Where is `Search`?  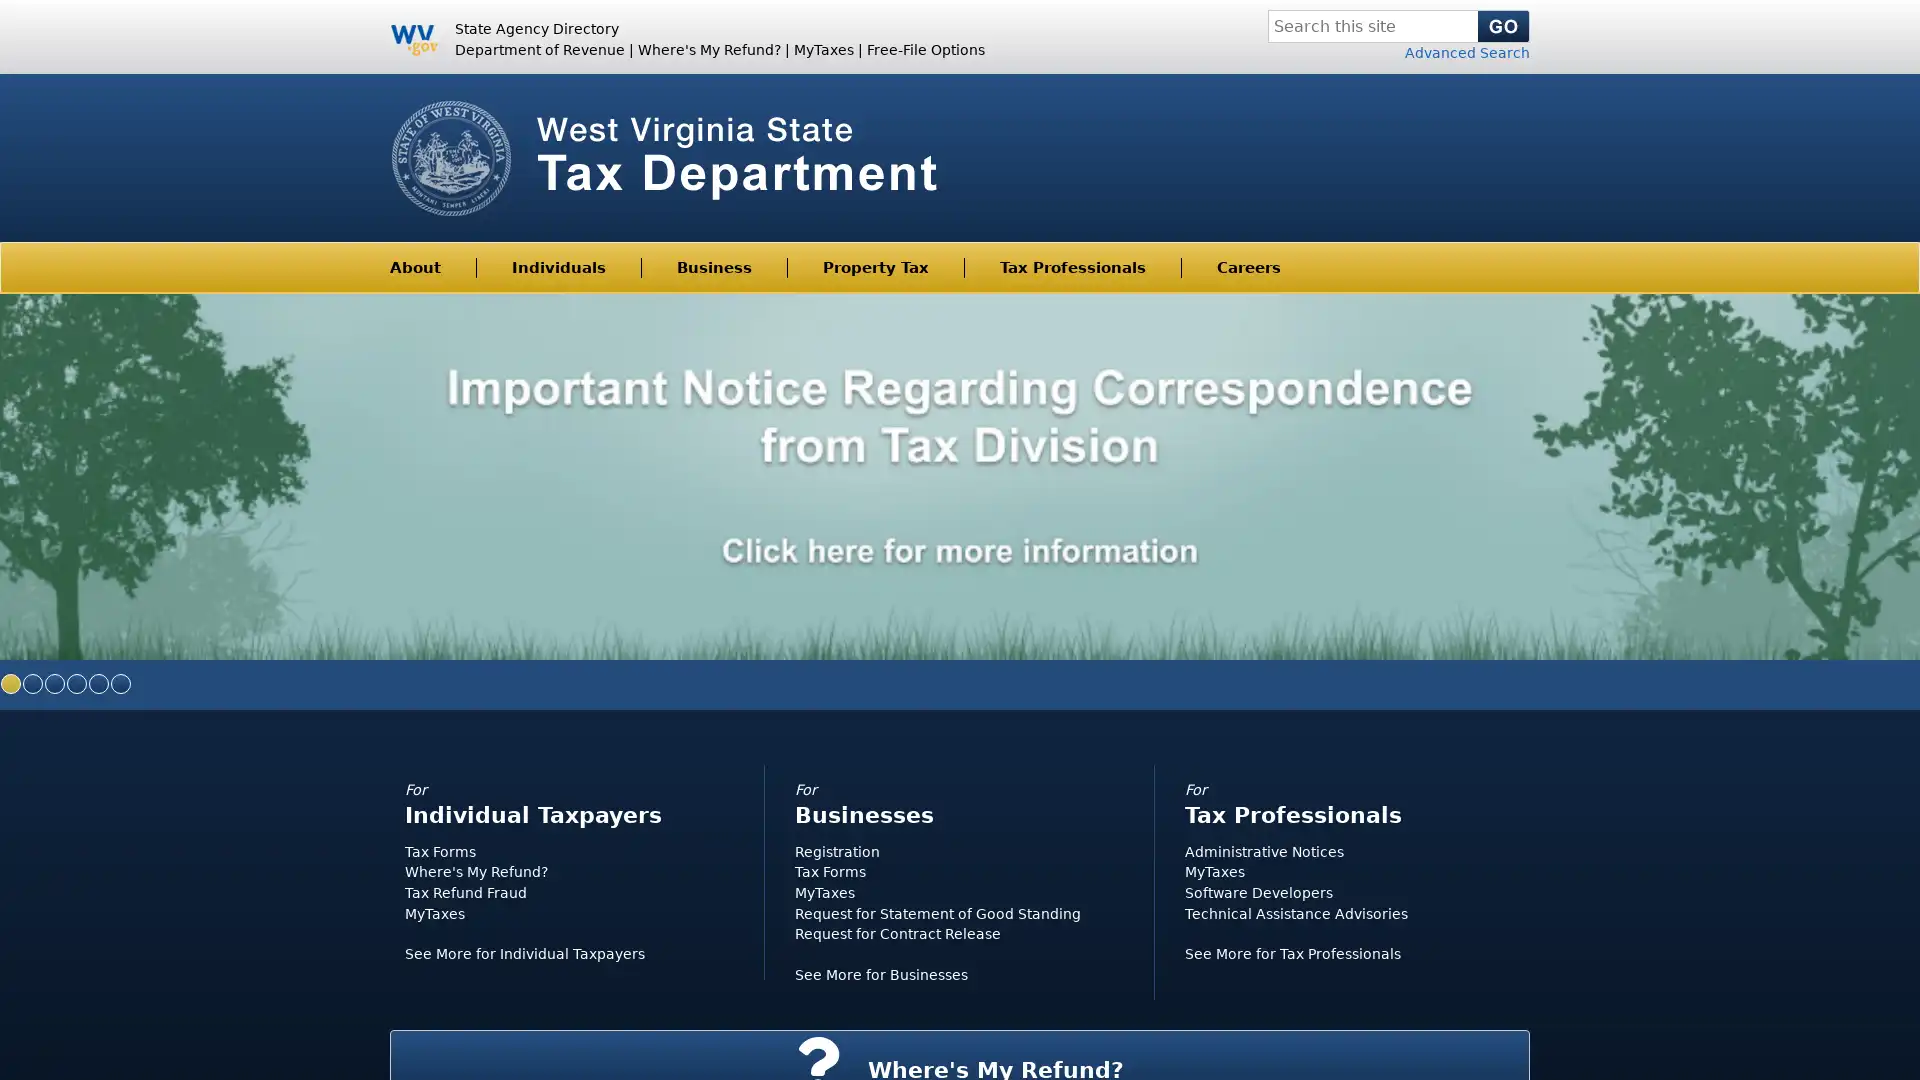
Search is located at coordinates (1503, 26).